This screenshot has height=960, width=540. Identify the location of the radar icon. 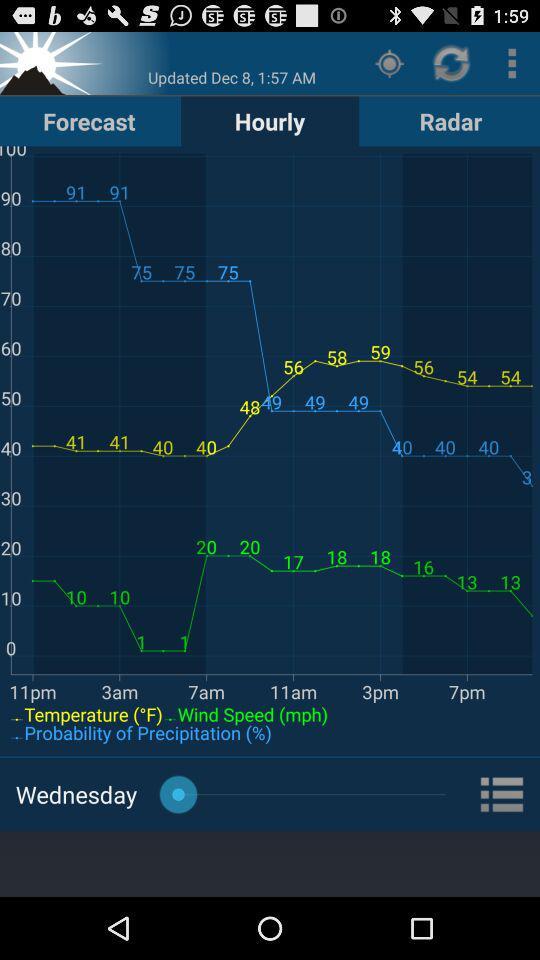
(450, 120).